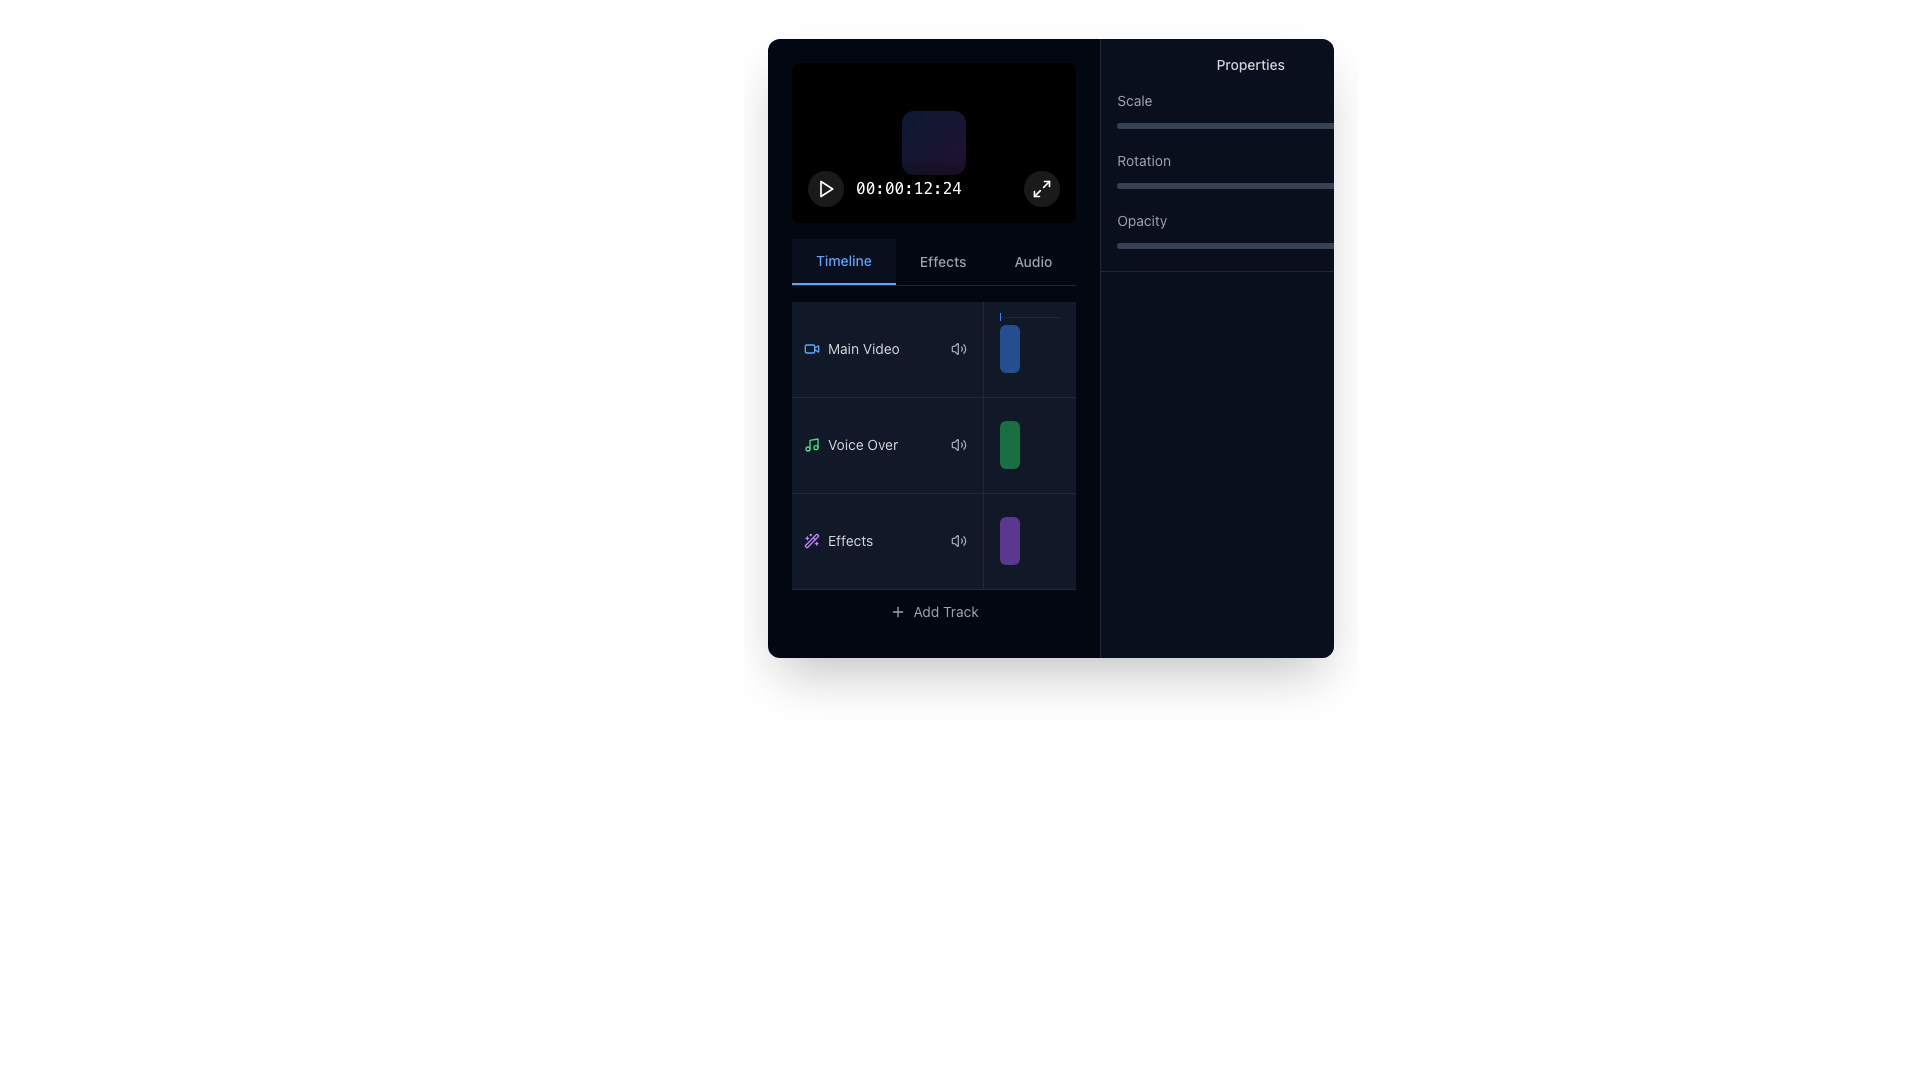 This screenshot has width=1920, height=1080. I want to click on the scale slider, so click(1304, 126).